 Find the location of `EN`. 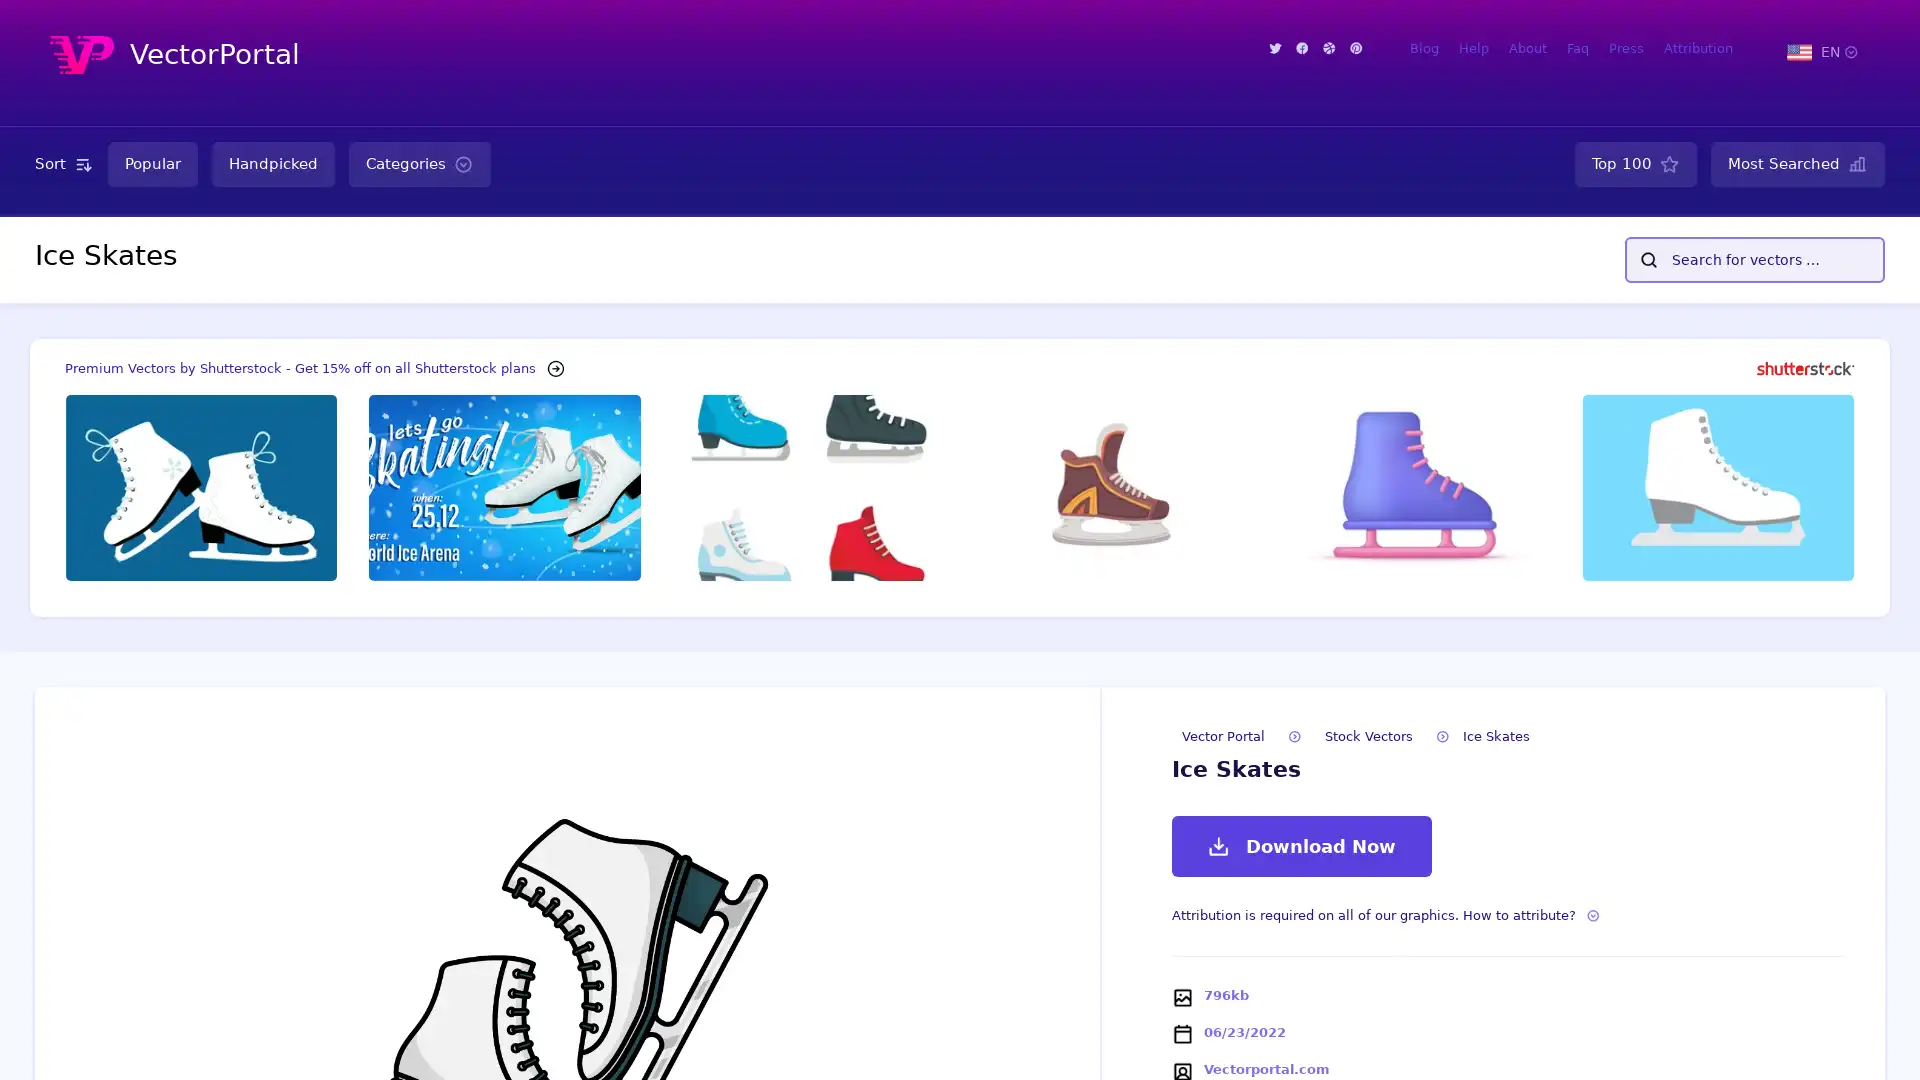

EN is located at coordinates (1821, 50).